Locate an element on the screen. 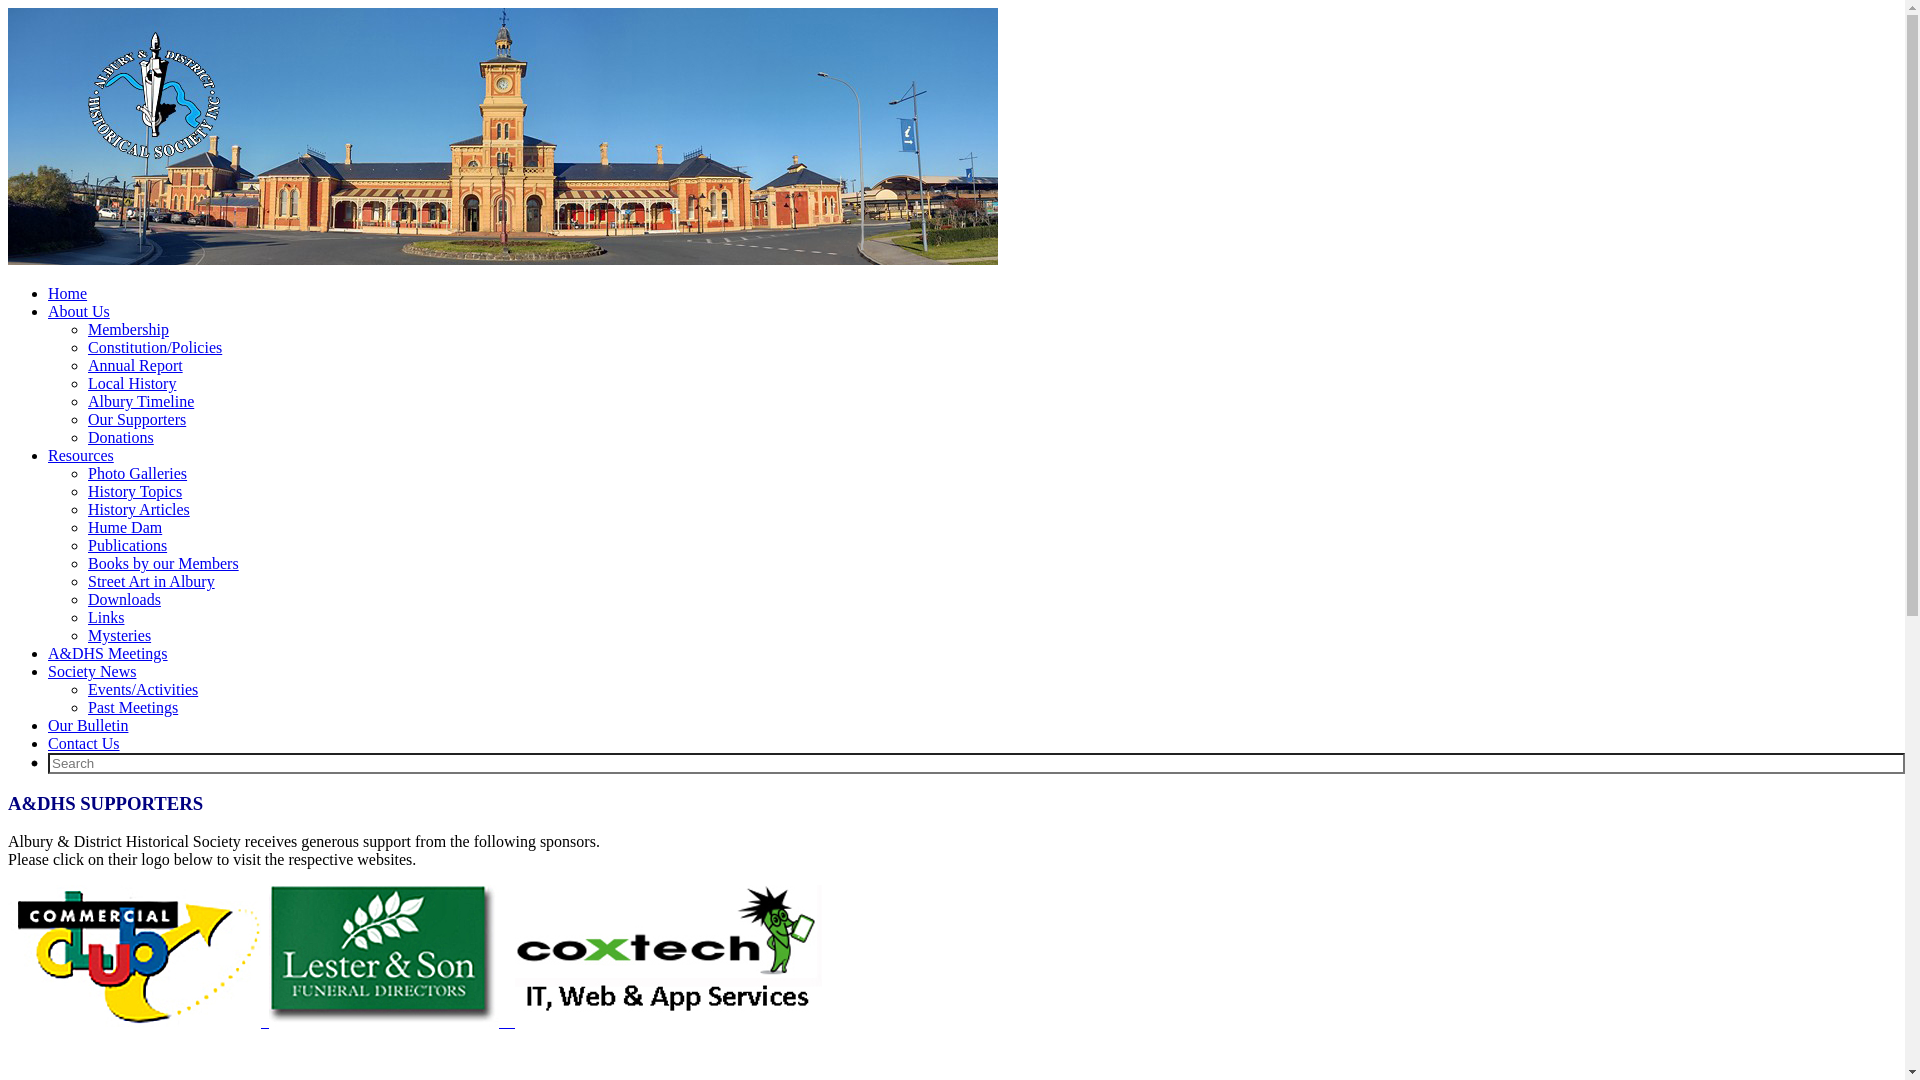 The image size is (1920, 1080). 'History Topics' is located at coordinates (133, 491).